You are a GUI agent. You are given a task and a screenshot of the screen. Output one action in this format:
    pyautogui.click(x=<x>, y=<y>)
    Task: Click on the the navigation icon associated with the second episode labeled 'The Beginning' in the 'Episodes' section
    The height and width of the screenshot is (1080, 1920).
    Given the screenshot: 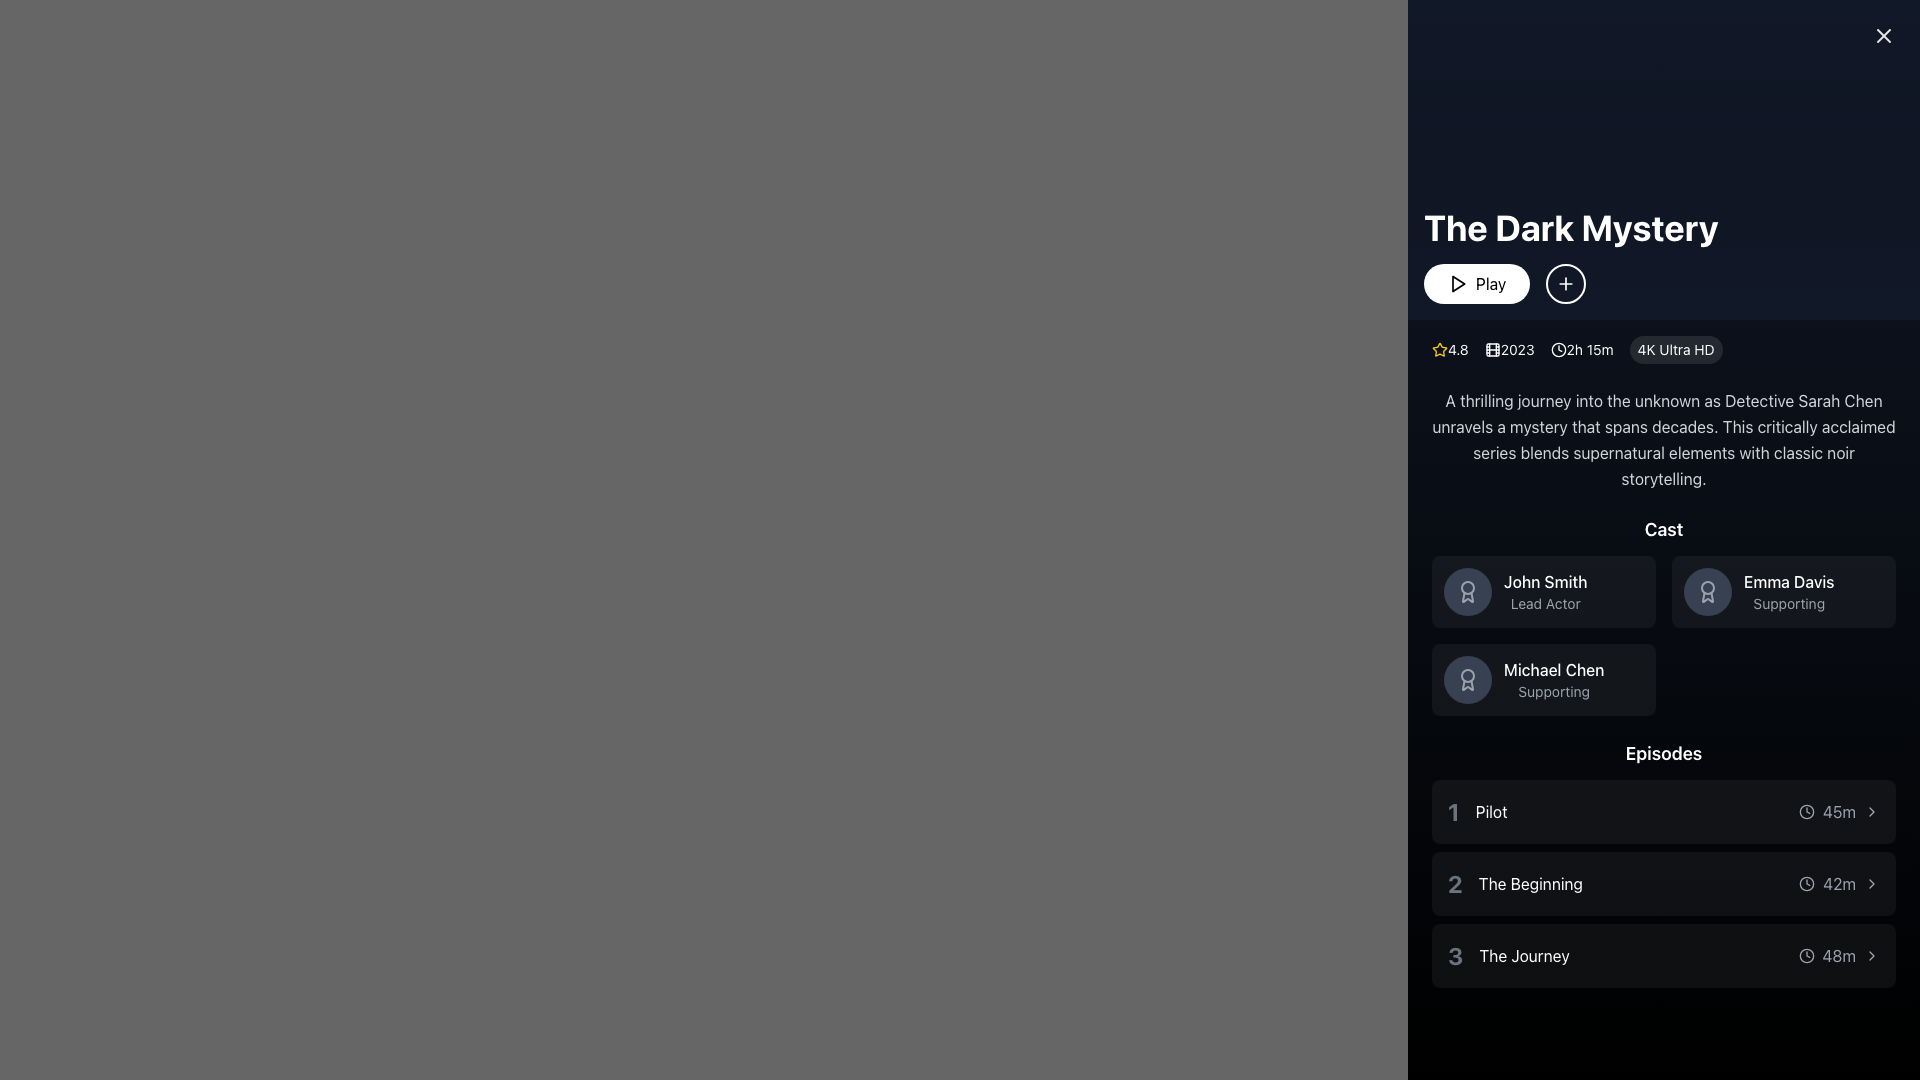 What is the action you would take?
    pyautogui.click(x=1871, y=882)
    